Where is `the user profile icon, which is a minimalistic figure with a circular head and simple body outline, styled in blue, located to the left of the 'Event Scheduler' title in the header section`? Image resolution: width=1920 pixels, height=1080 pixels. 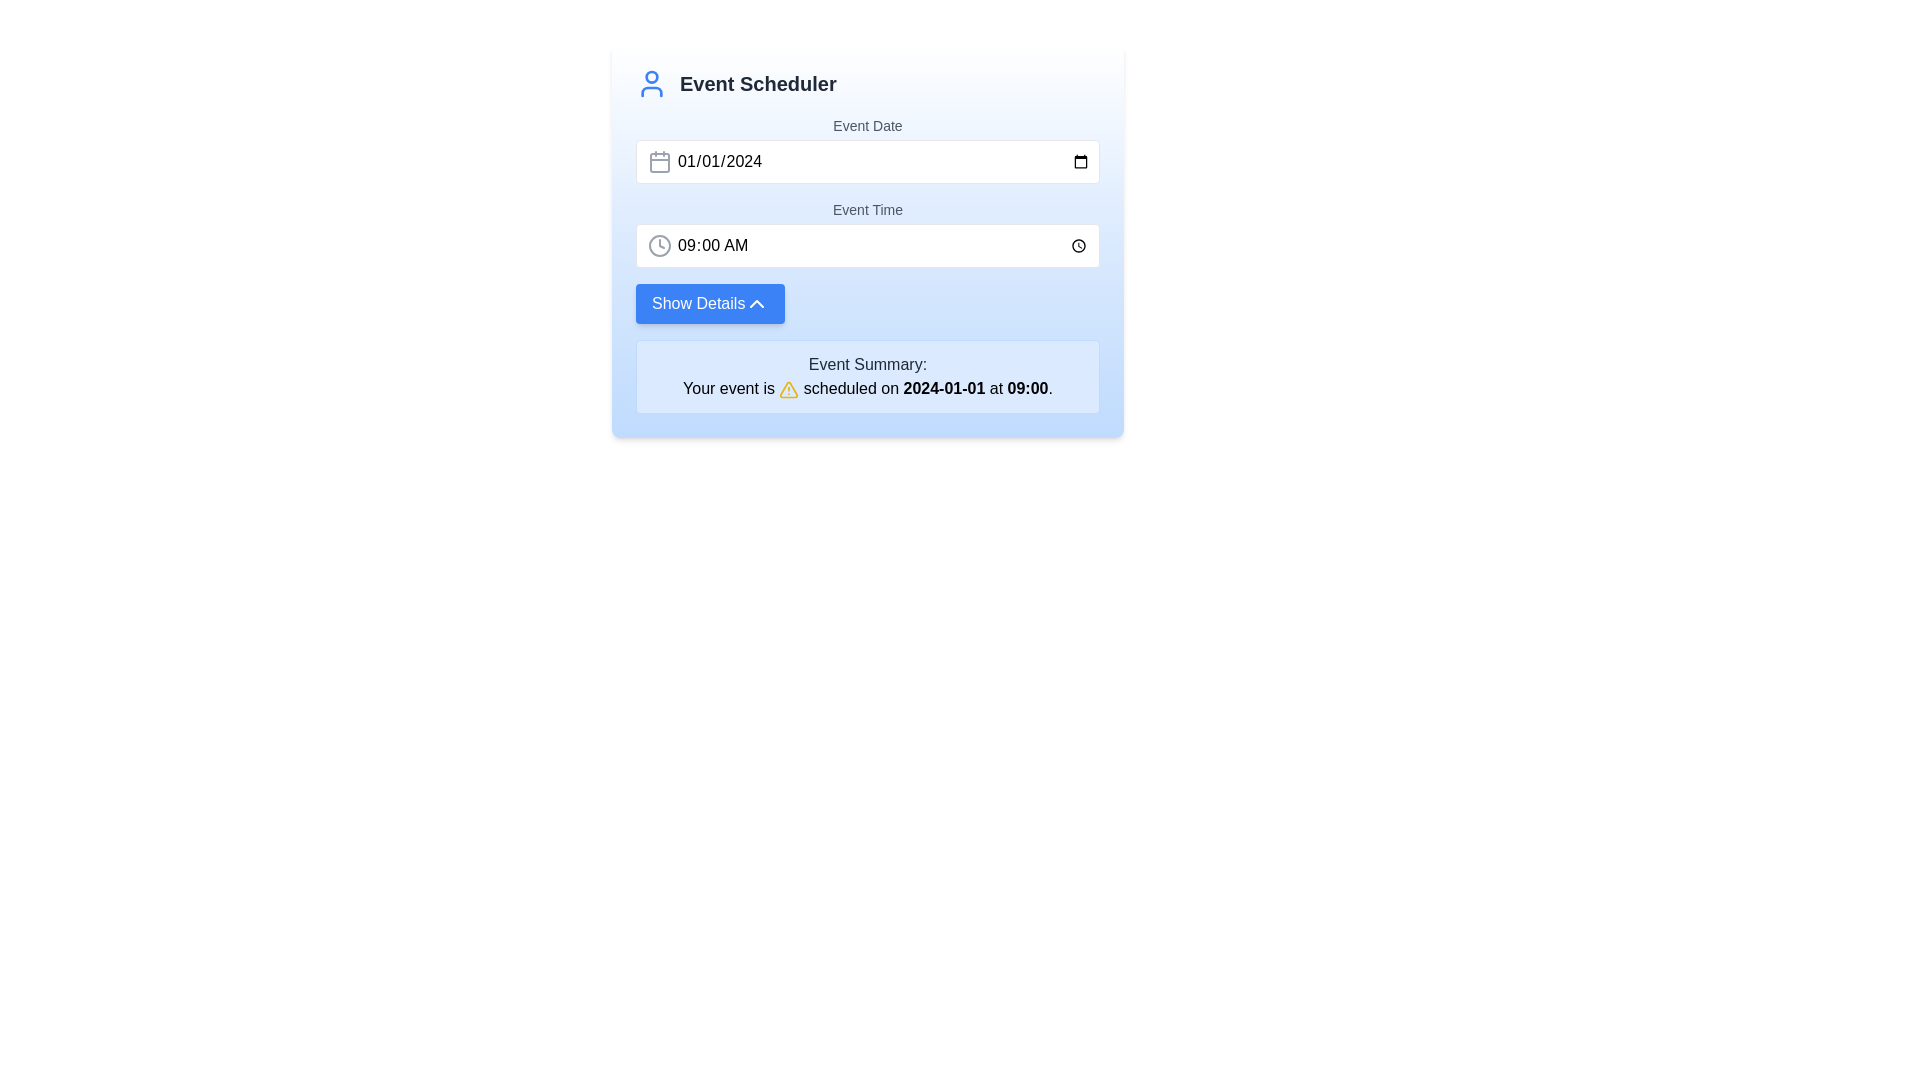 the user profile icon, which is a minimalistic figure with a circular head and simple body outline, styled in blue, located to the left of the 'Event Scheduler' title in the header section is located at coordinates (652, 83).